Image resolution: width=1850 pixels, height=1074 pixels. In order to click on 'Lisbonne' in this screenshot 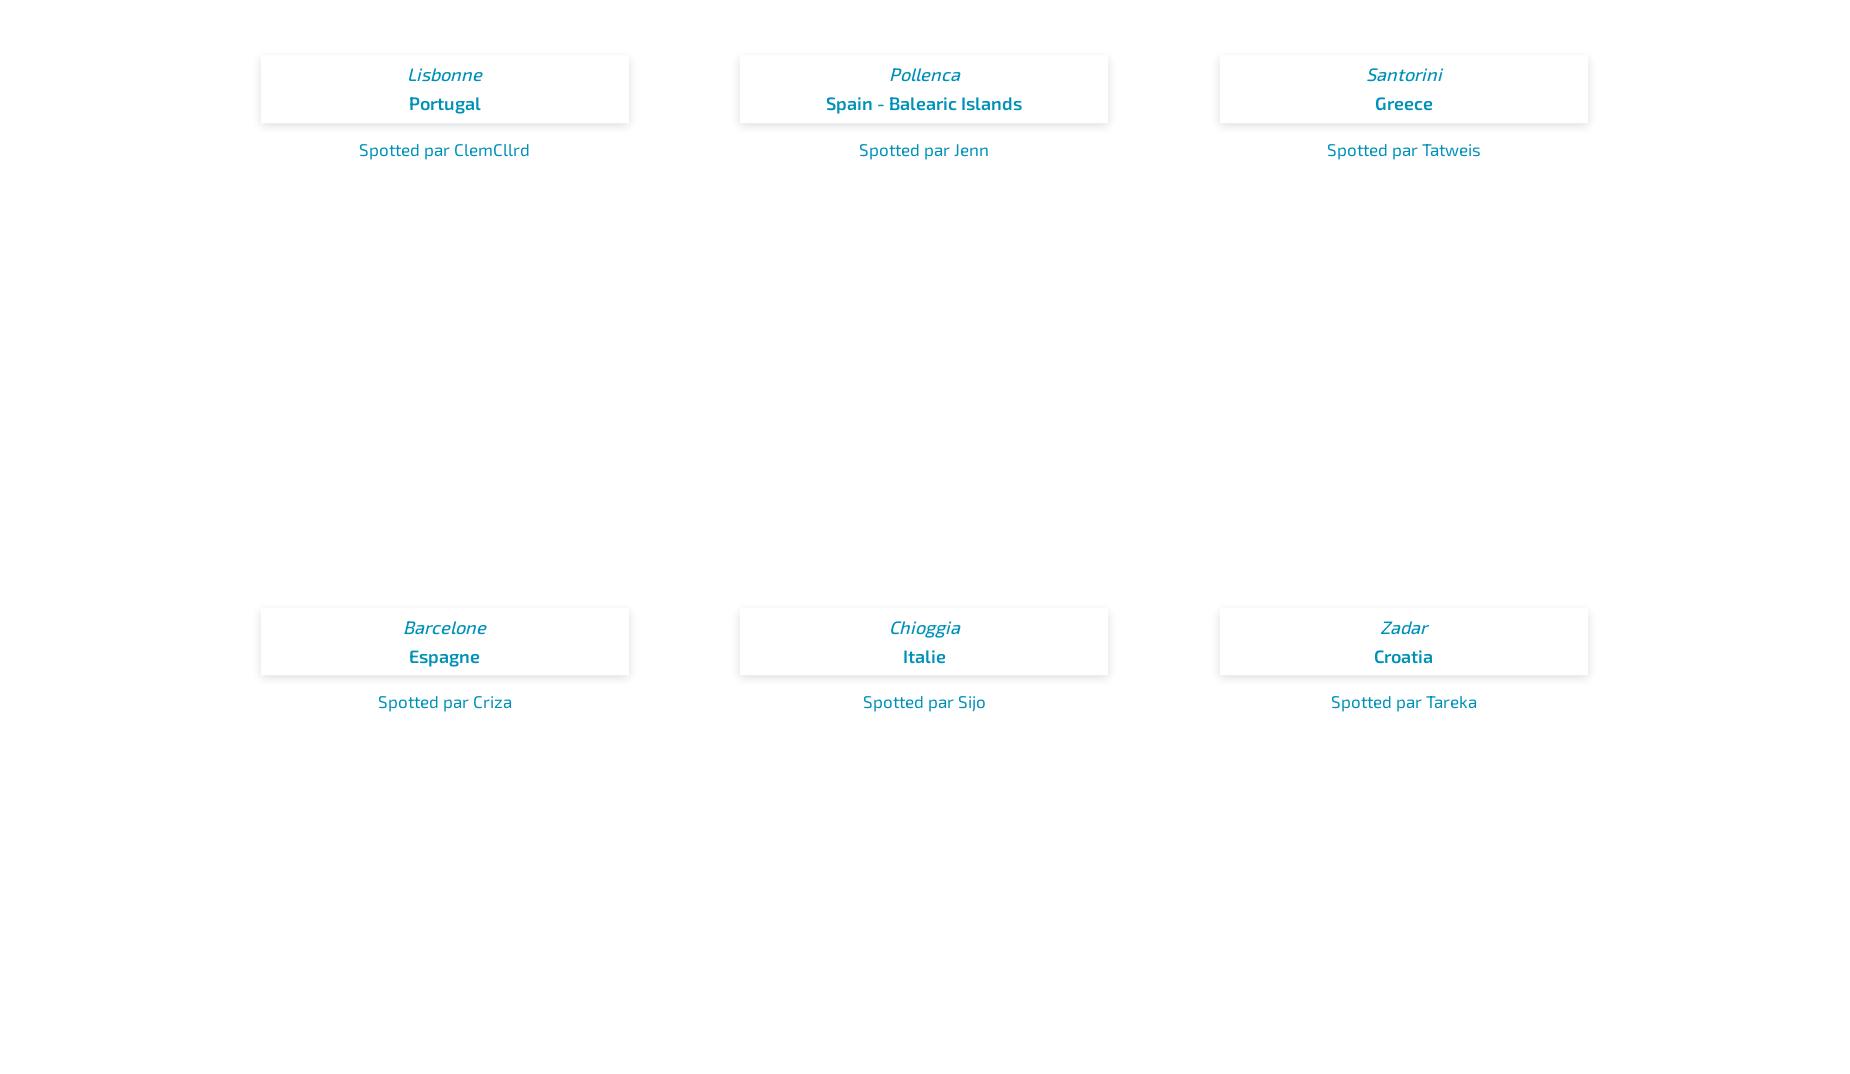, I will do `click(443, 73)`.